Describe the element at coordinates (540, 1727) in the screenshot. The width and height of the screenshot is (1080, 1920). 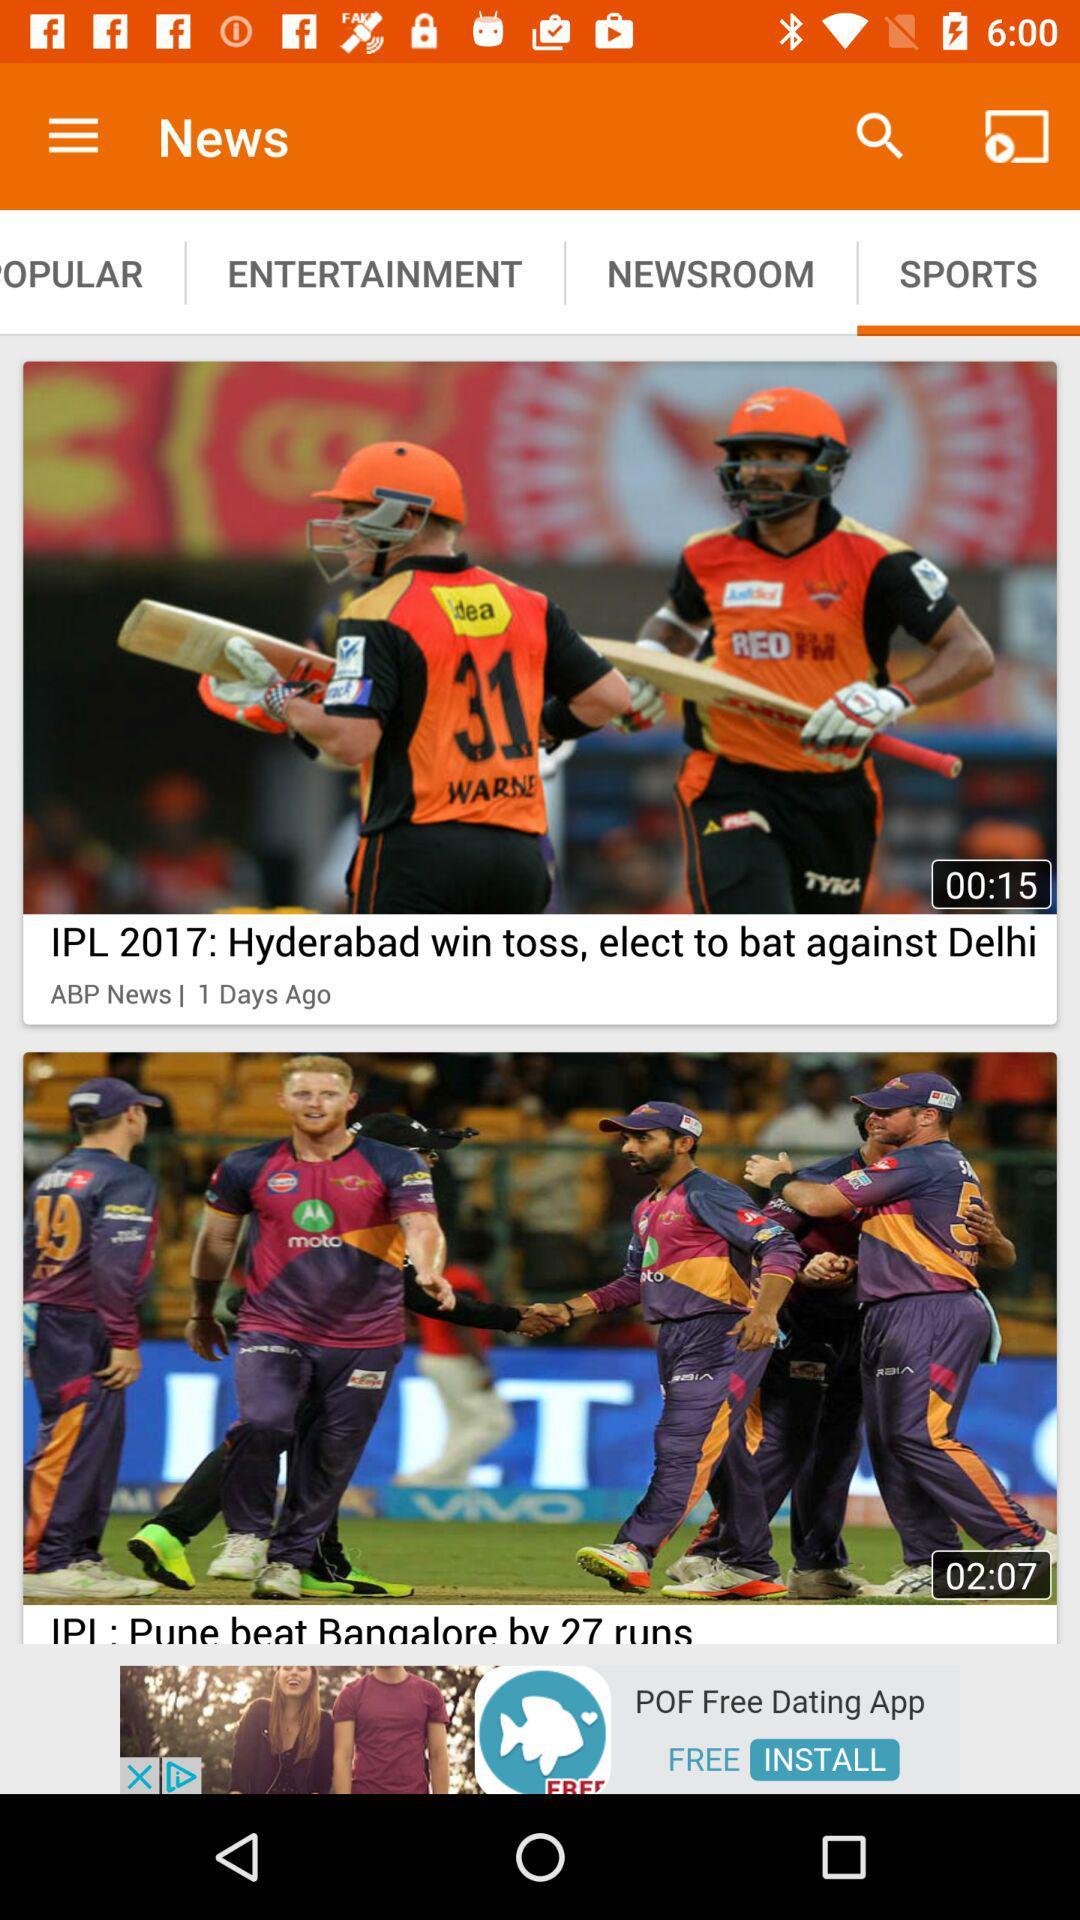
I see `open advertisement` at that location.